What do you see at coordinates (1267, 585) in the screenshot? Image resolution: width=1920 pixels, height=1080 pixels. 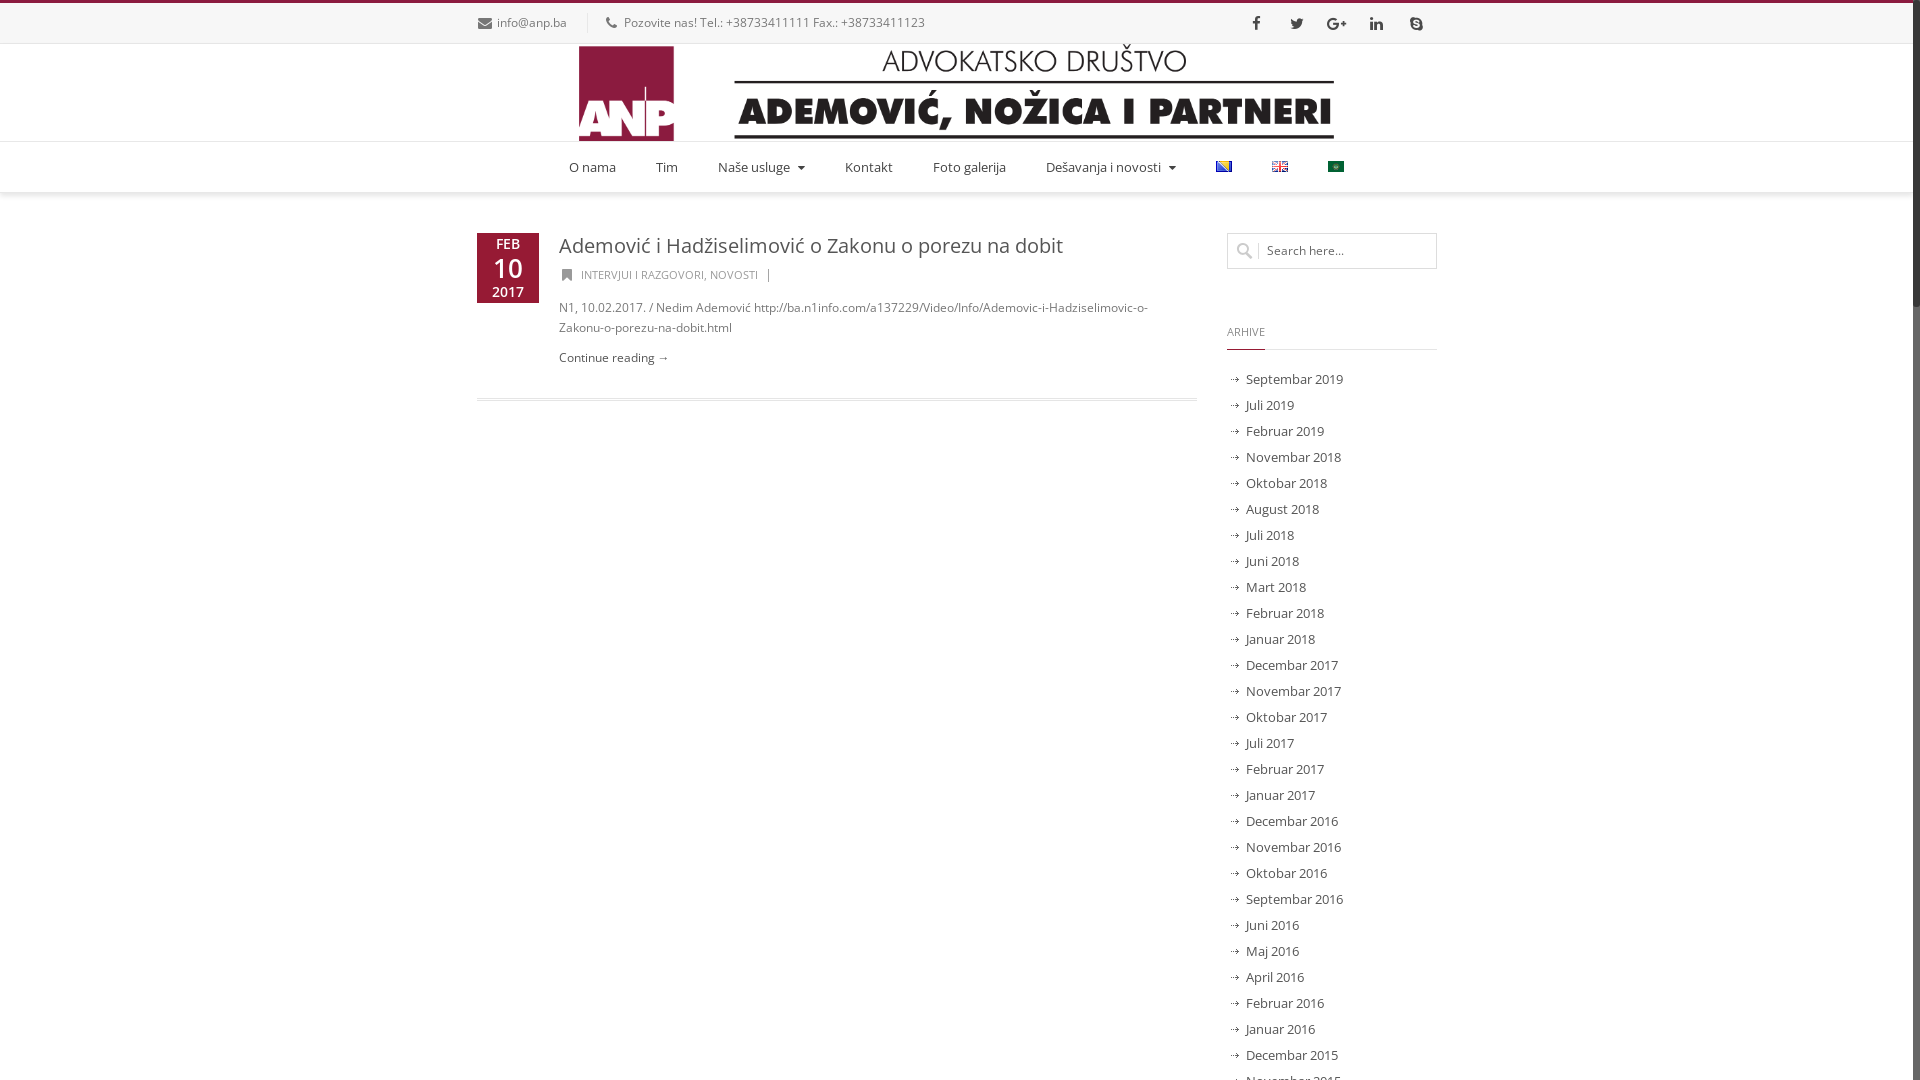 I see `'Mart 2018'` at bounding box center [1267, 585].